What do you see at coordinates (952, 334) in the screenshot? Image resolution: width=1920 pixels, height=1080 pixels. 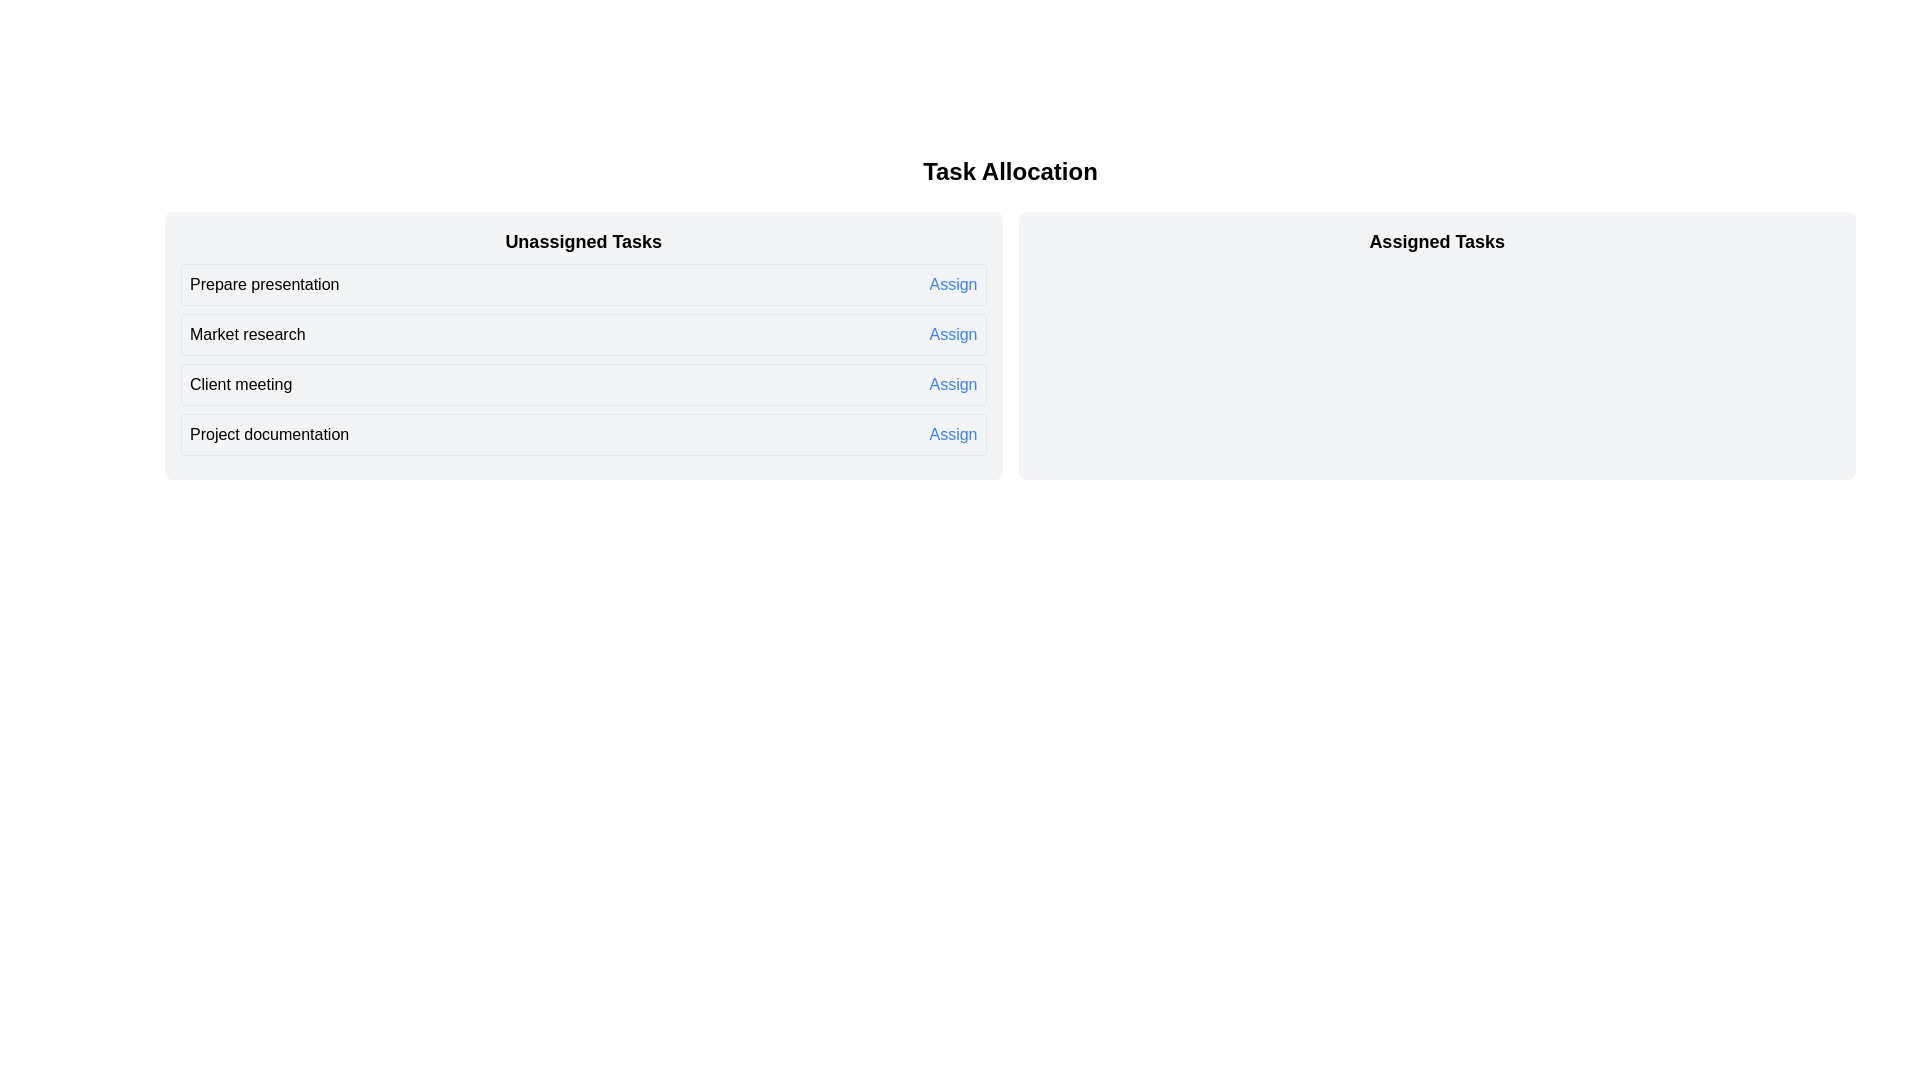 I see `the interactive text label 'Assign' styled in blue font located on the right side of the 'Market research' row within the 'Unassigned Tasks' section to initiate assignment` at bounding box center [952, 334].